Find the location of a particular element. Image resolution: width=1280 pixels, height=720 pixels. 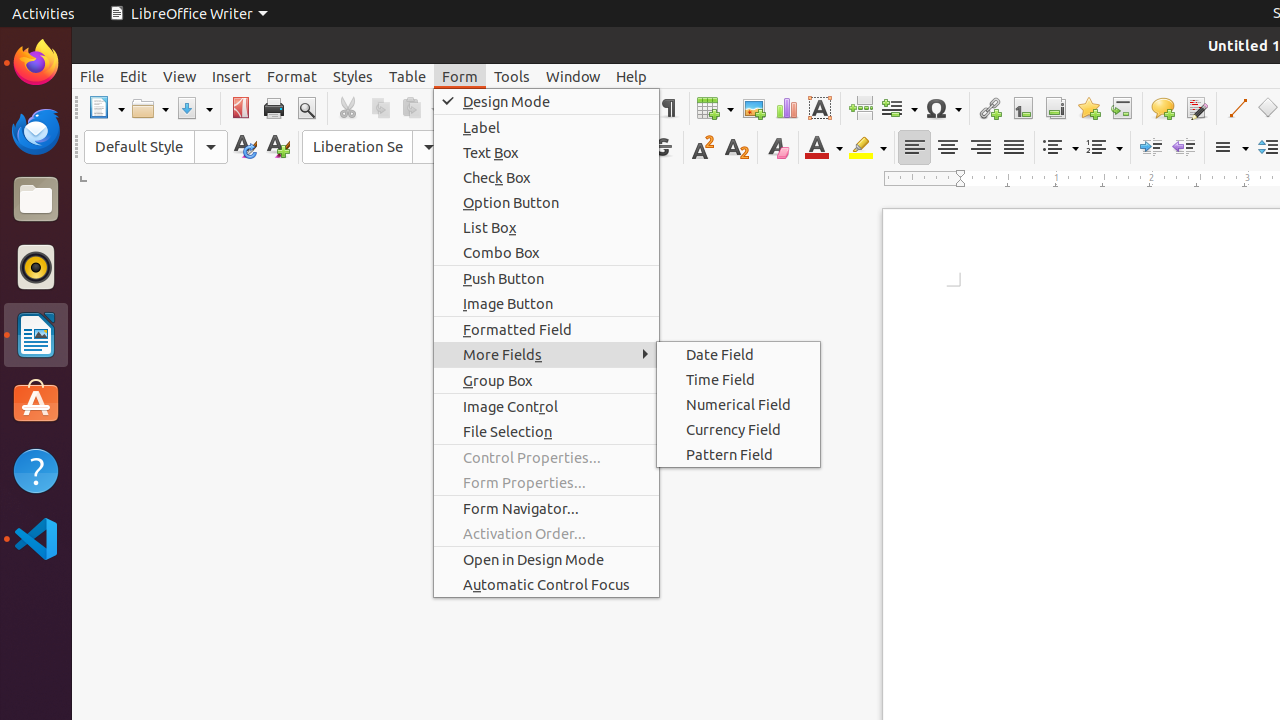

'Open in Design Mode' is located at coordinates (546, 559).